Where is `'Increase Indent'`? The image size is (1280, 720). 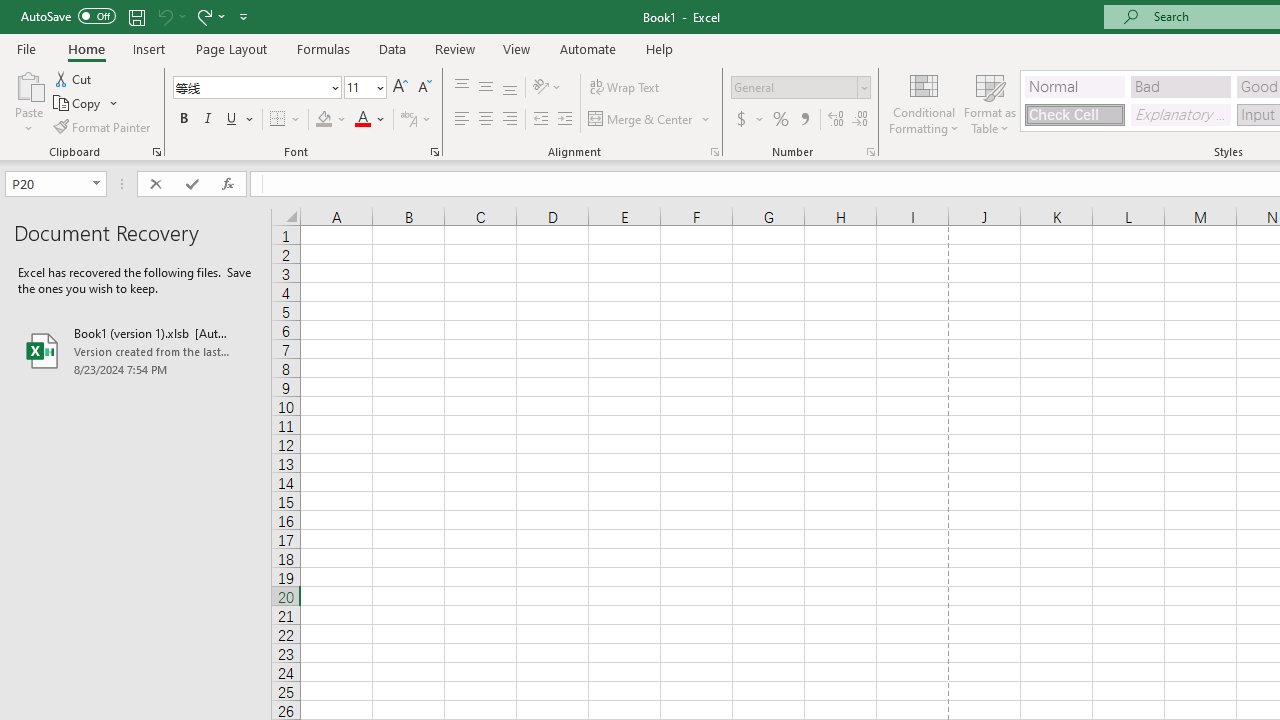 'Increase Indent' is located at coordinates (564, 119).